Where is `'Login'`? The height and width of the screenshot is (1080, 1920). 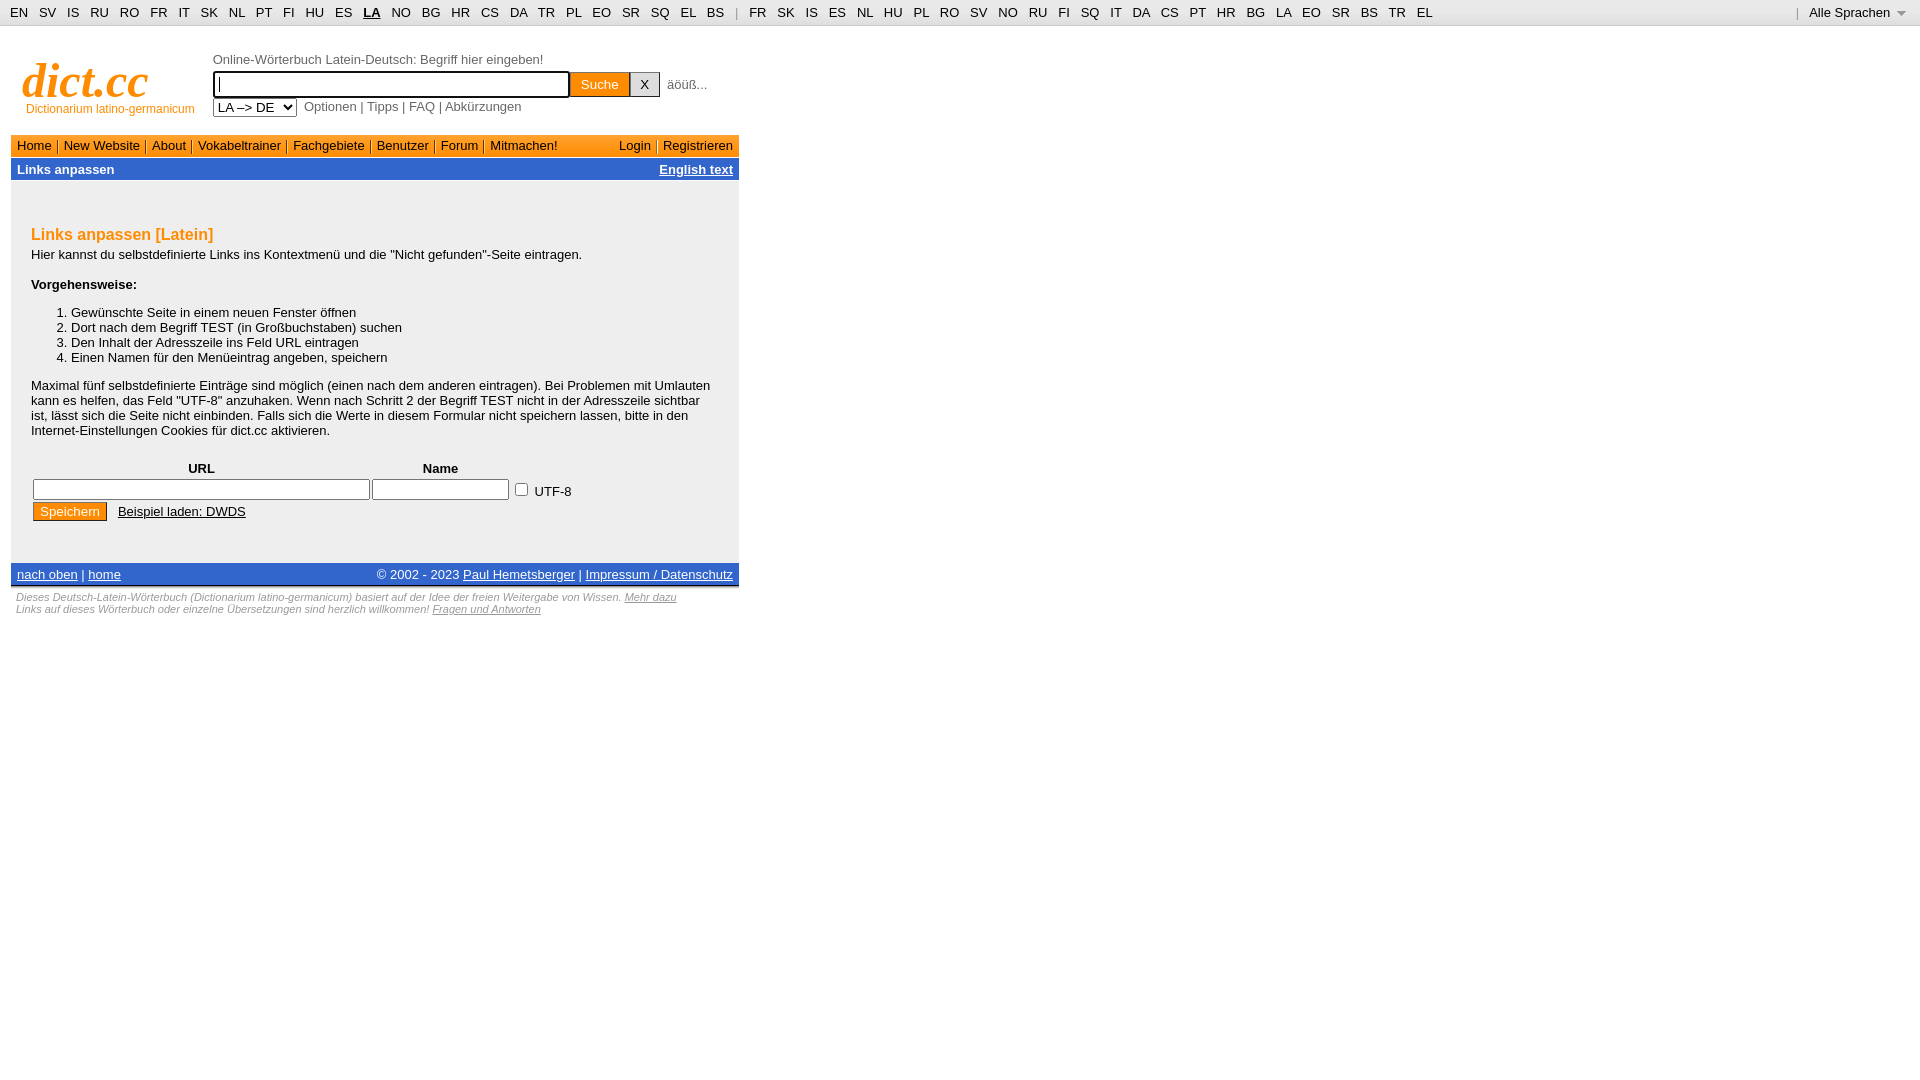 'Login' is located at coordinates (633, 144).